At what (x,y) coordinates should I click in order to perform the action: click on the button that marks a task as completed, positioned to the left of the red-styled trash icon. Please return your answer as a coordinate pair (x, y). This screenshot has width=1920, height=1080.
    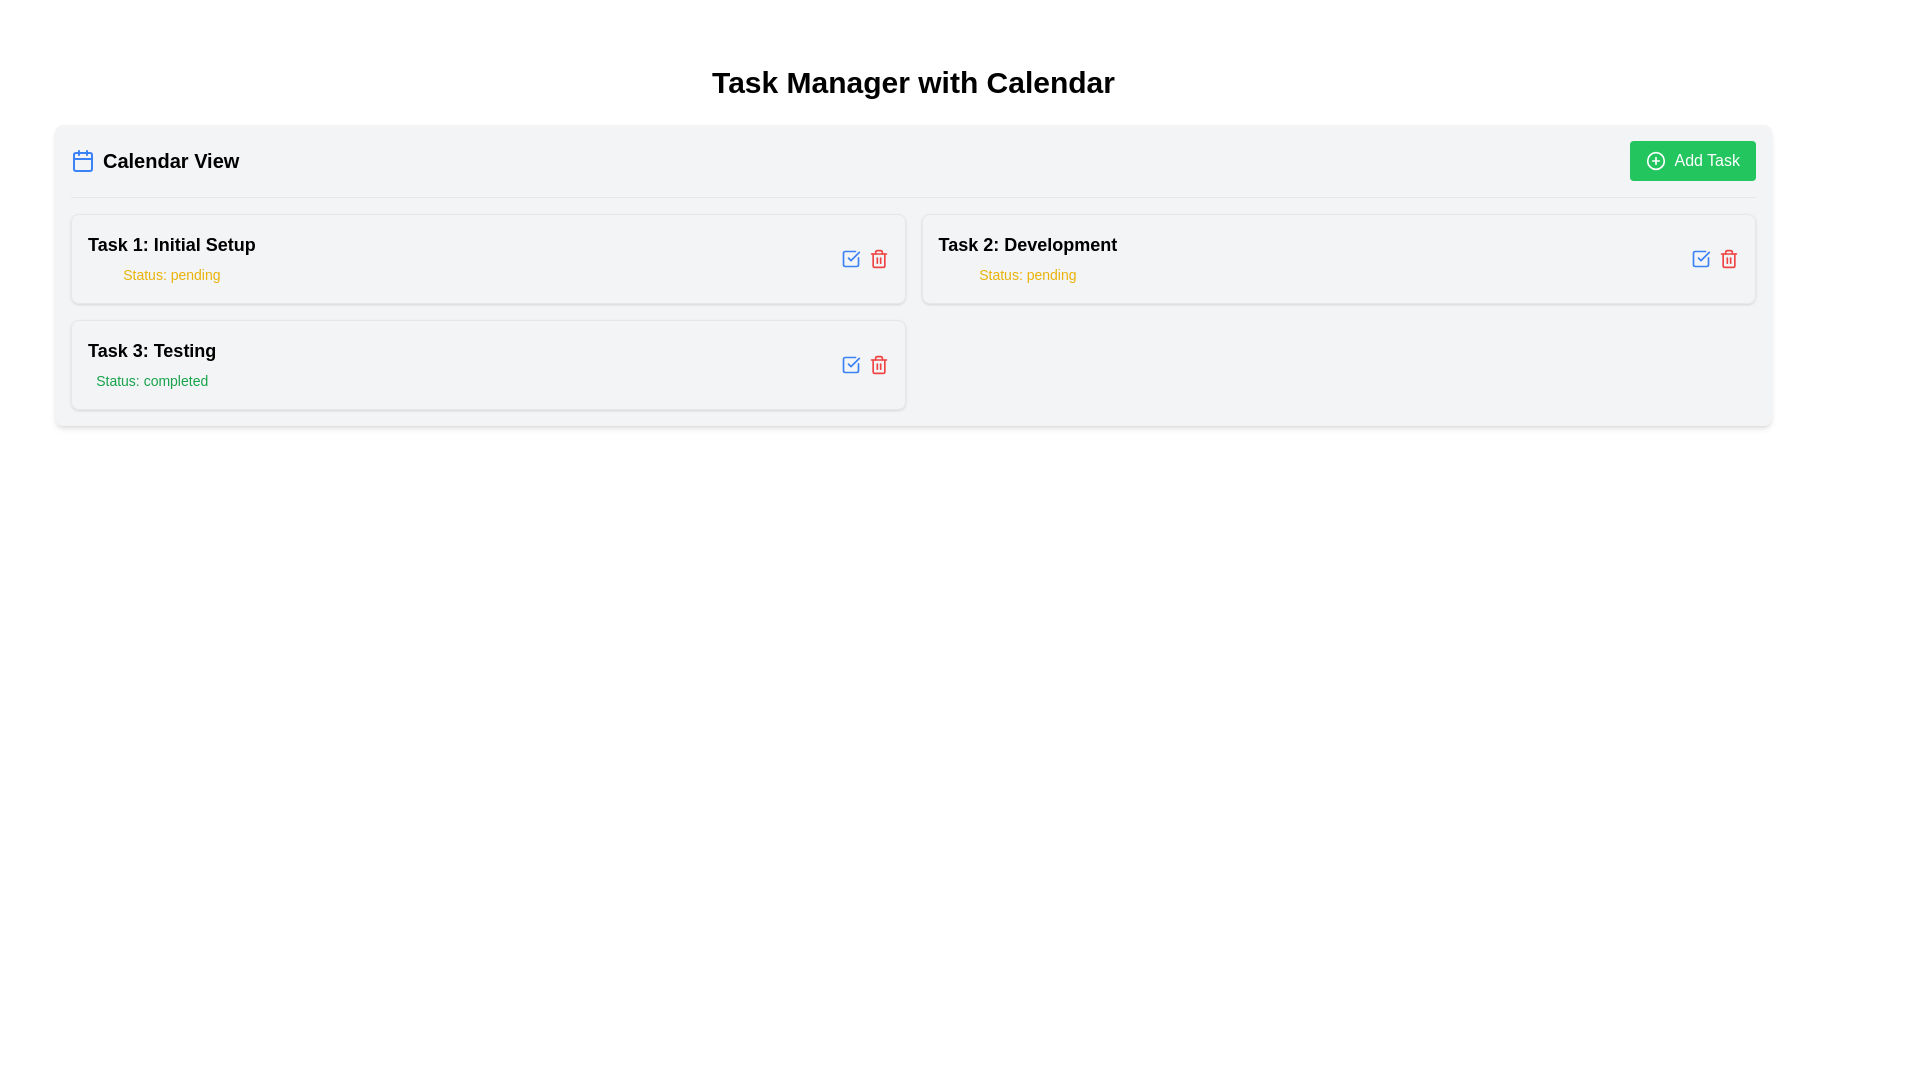
    Looking at the image, I should click on (1699, 257).